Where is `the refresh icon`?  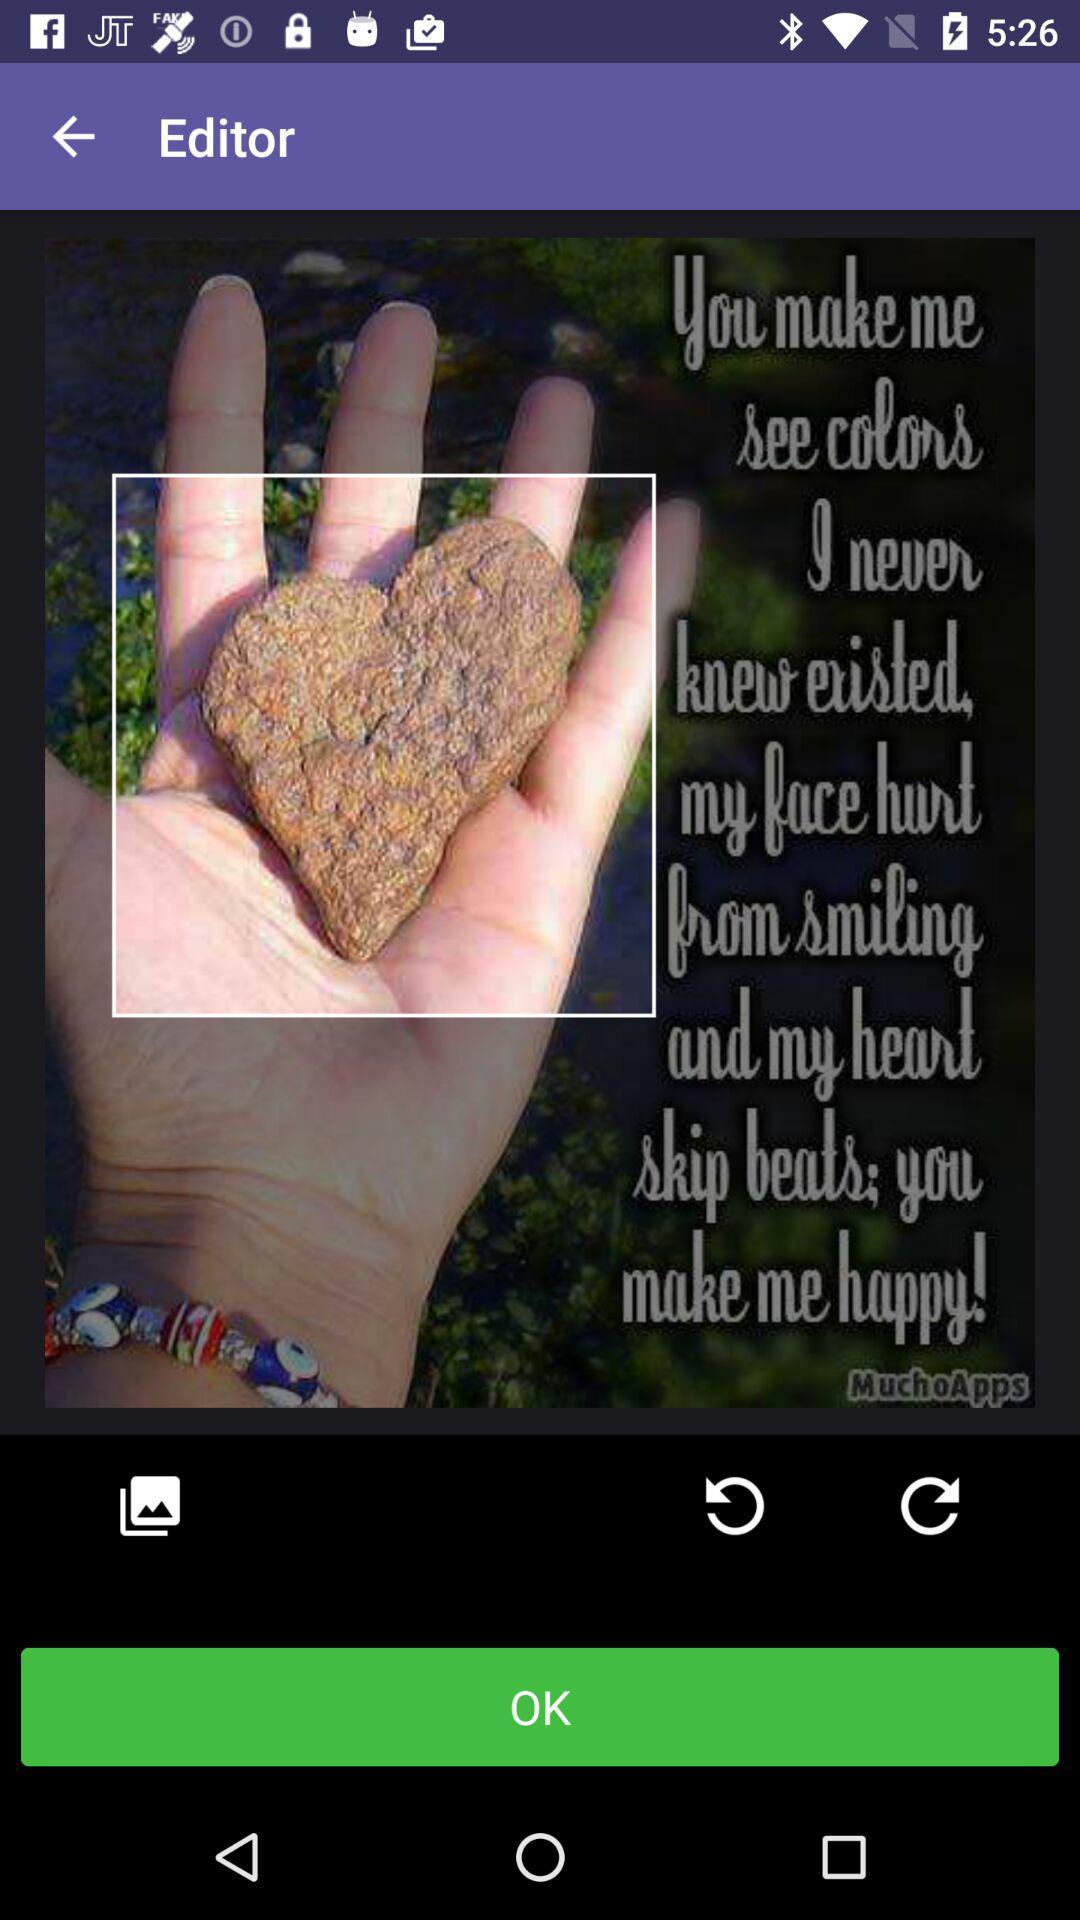
the refresh icon is located at coordinates (929, 1506).